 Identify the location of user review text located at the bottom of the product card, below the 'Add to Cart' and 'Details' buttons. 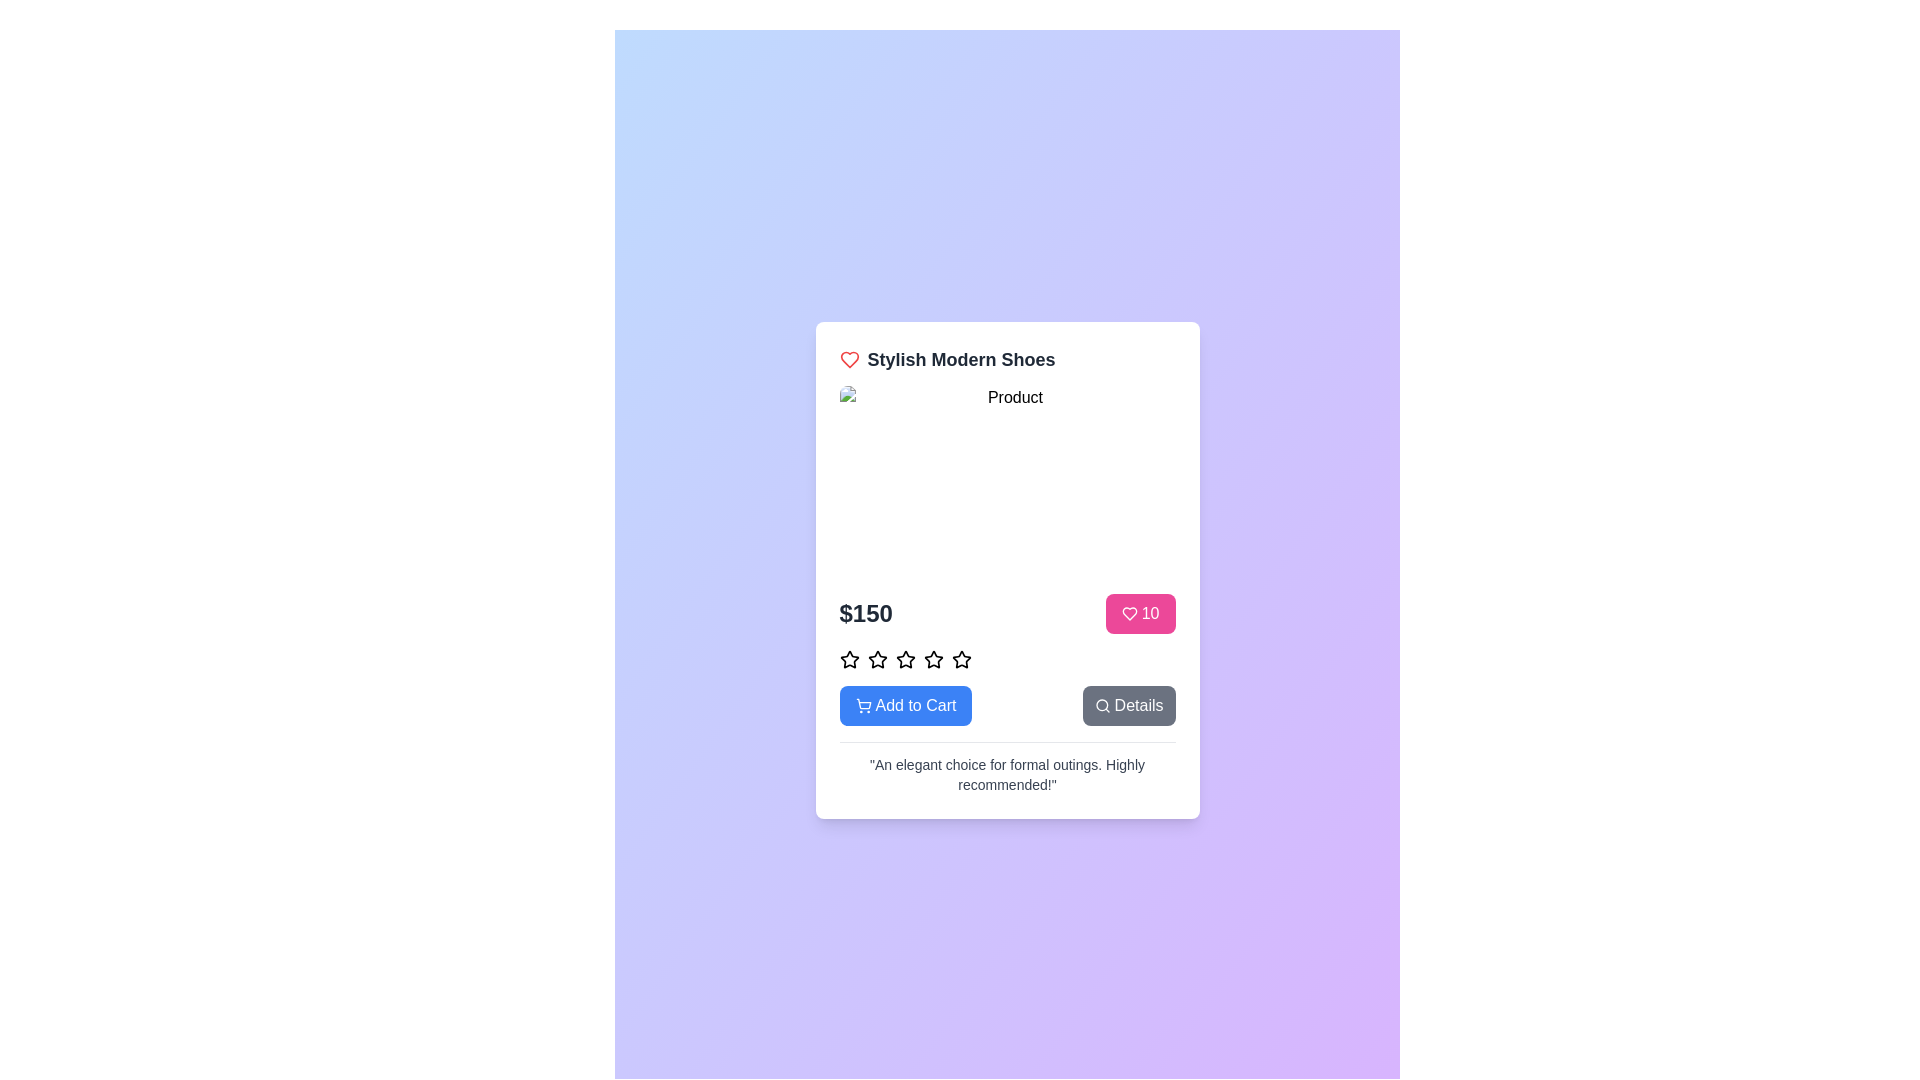
(1007, 766).